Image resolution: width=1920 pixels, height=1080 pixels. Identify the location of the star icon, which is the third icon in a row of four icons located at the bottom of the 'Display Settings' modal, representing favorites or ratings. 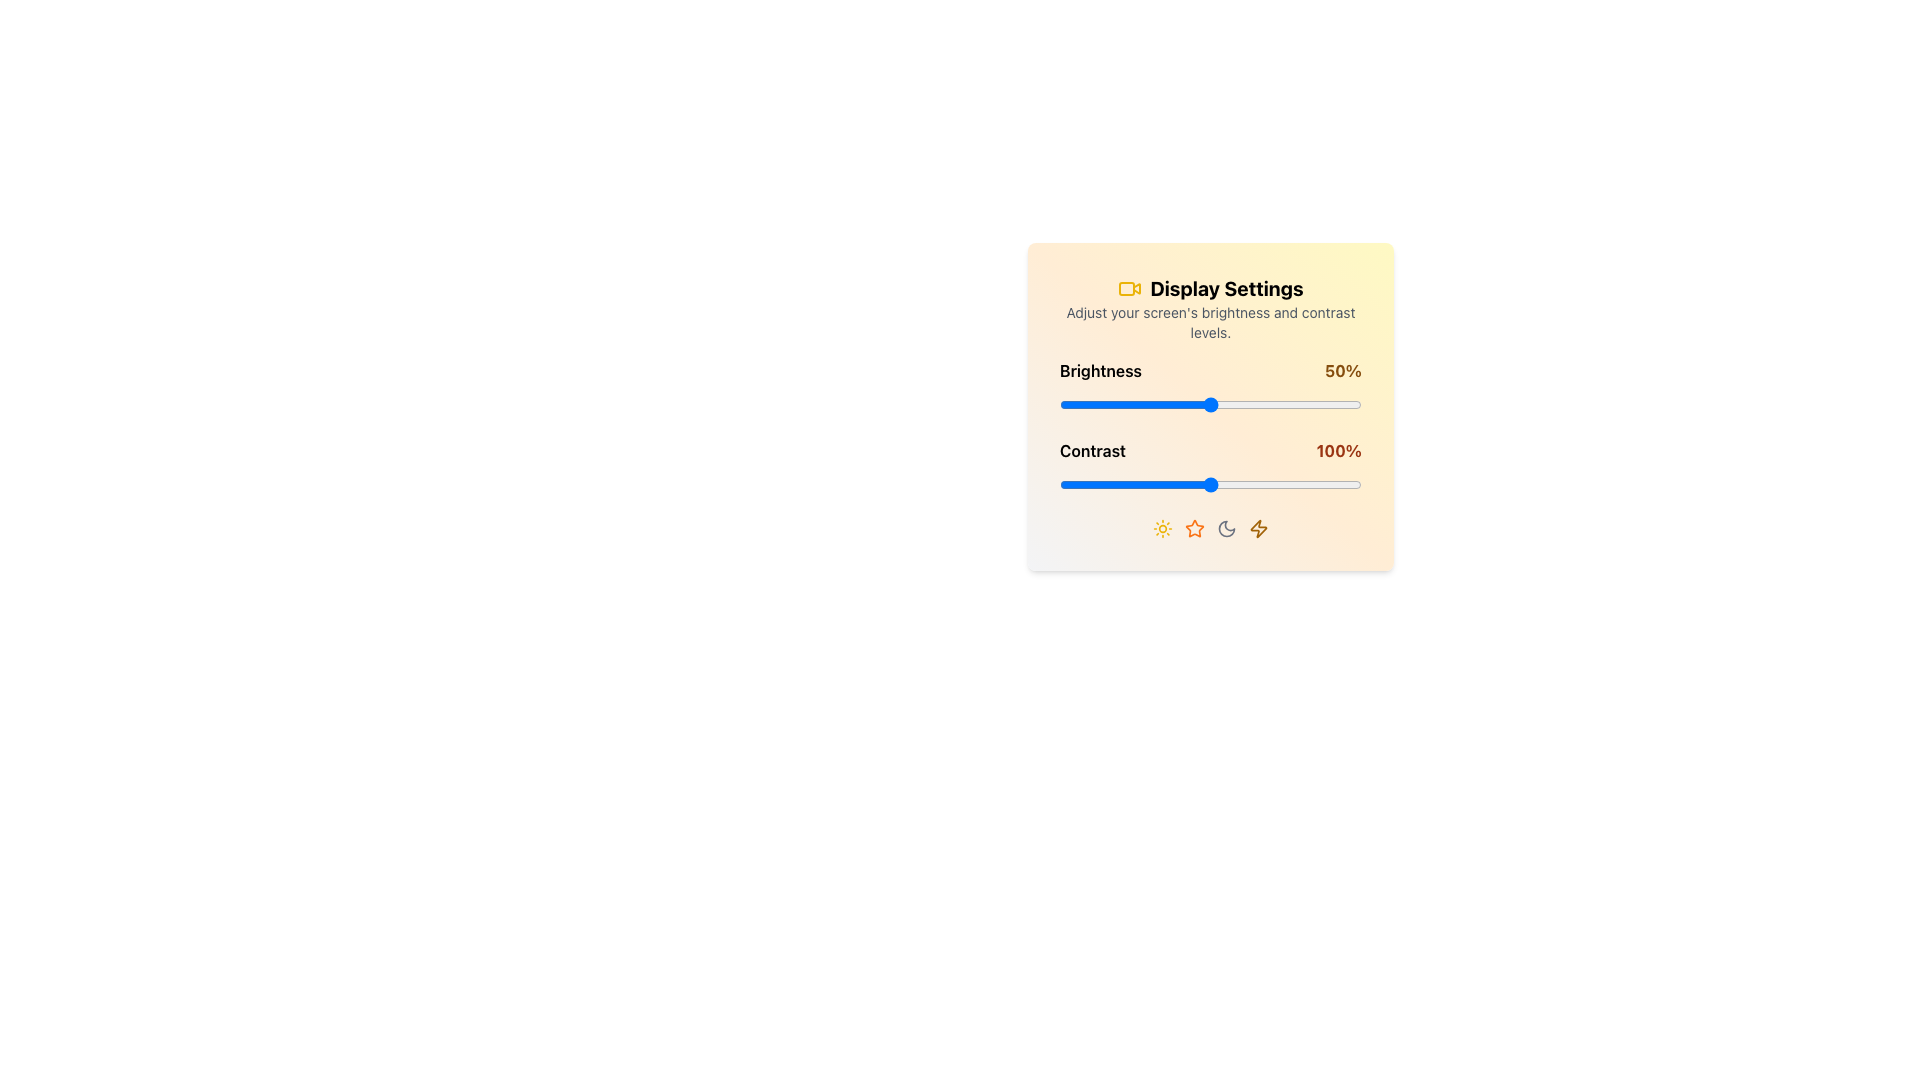
(1195, 527).